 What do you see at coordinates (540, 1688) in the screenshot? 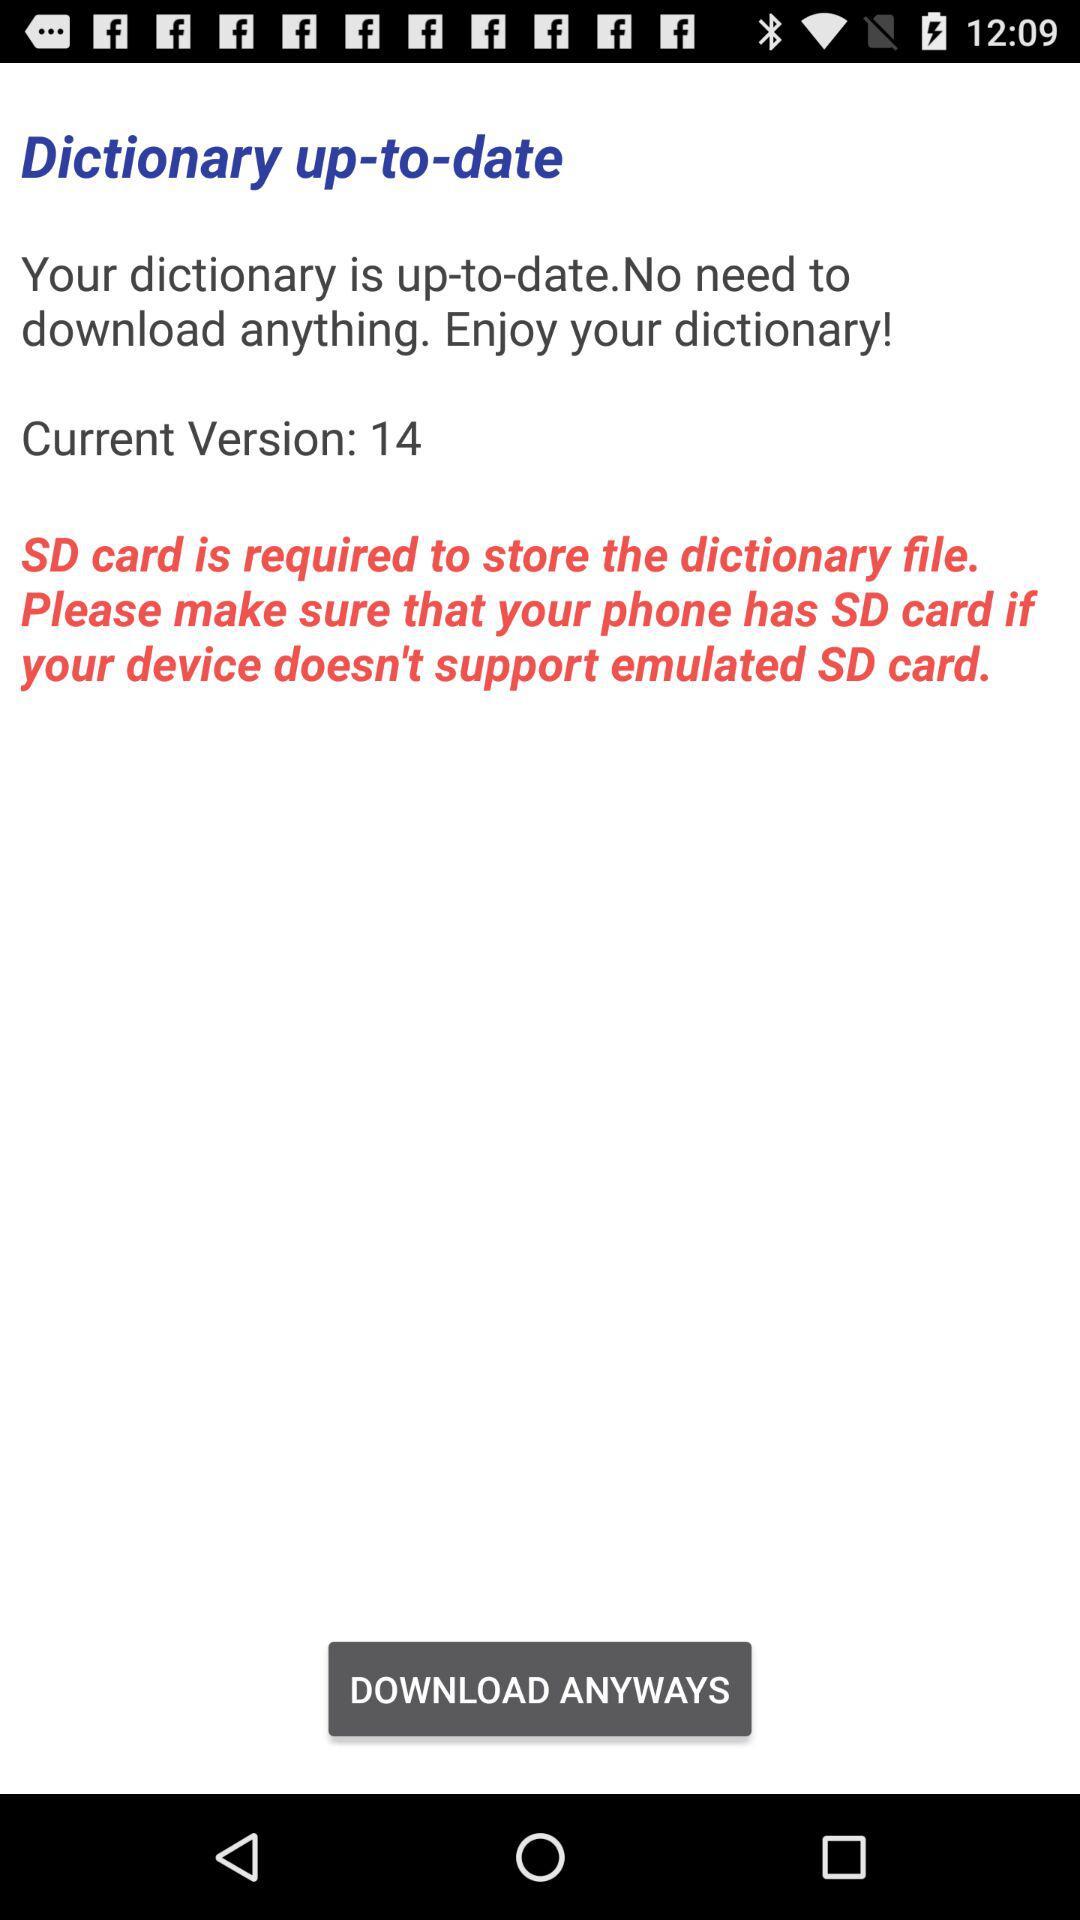
I see `item at the bottom` at bounding box center [540, 1688].